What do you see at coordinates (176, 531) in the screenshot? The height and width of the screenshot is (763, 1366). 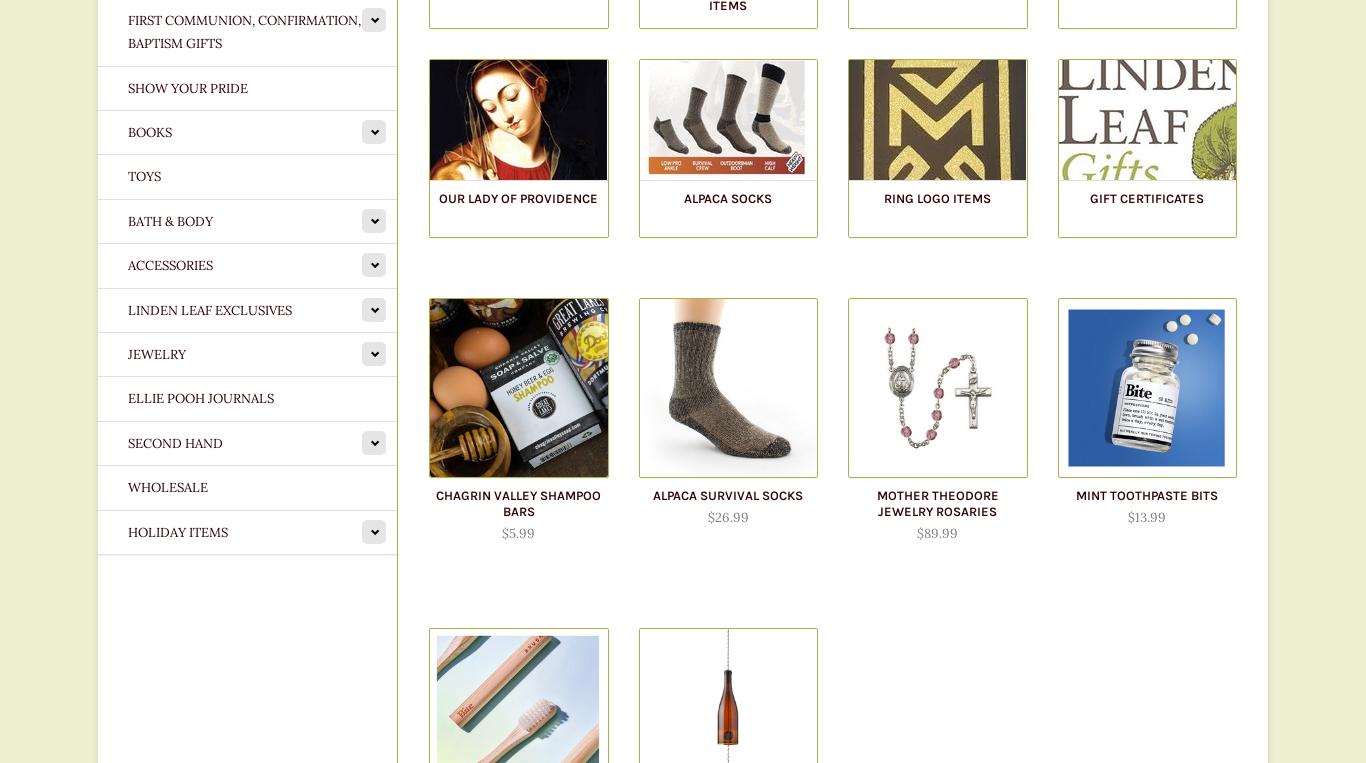 I see `'Holiday Items'` at bounding box center [176, 531].